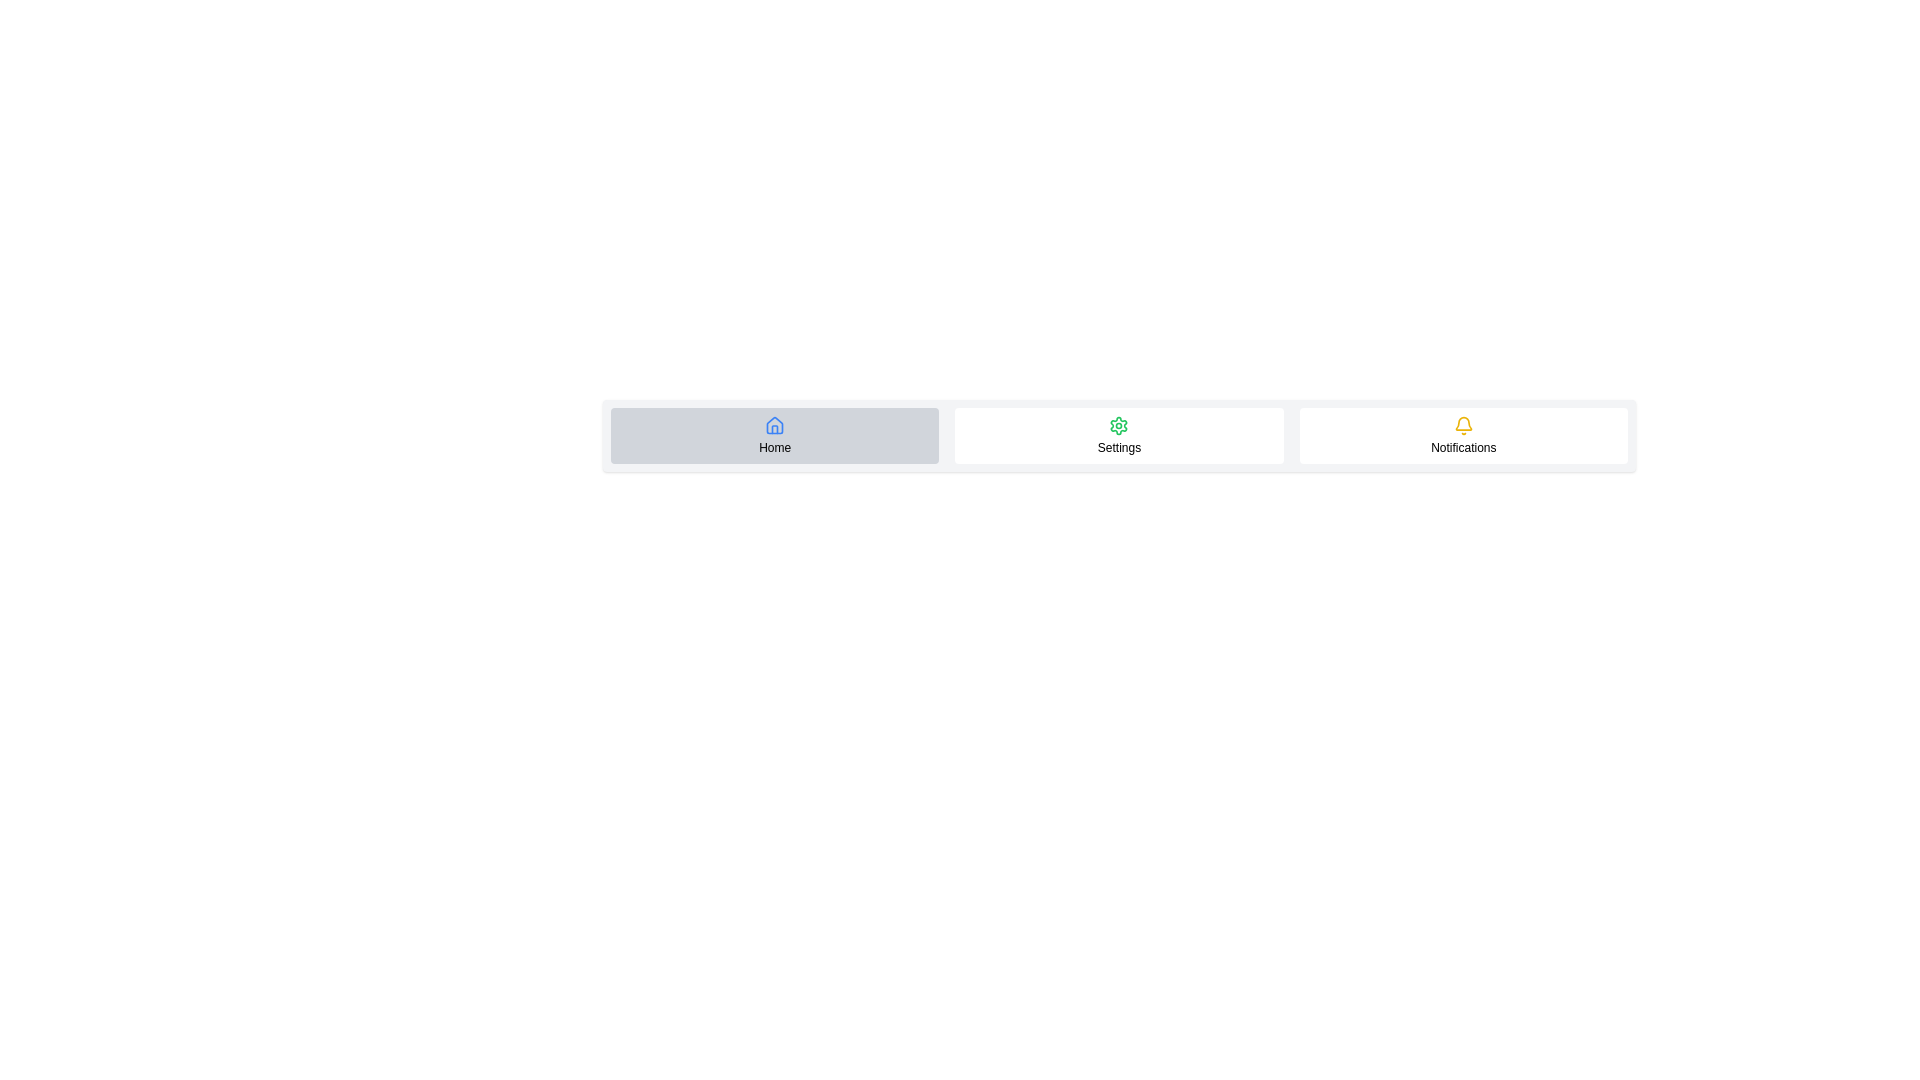 This screenshot has height=1080, width=1920. Describe the element at coordinates (1463, 446) in the screenshot. I see `the 'Notifications' text label located below the yellow notification bell icon on the right end of the navigation bar for accessibility purposes` at that location.